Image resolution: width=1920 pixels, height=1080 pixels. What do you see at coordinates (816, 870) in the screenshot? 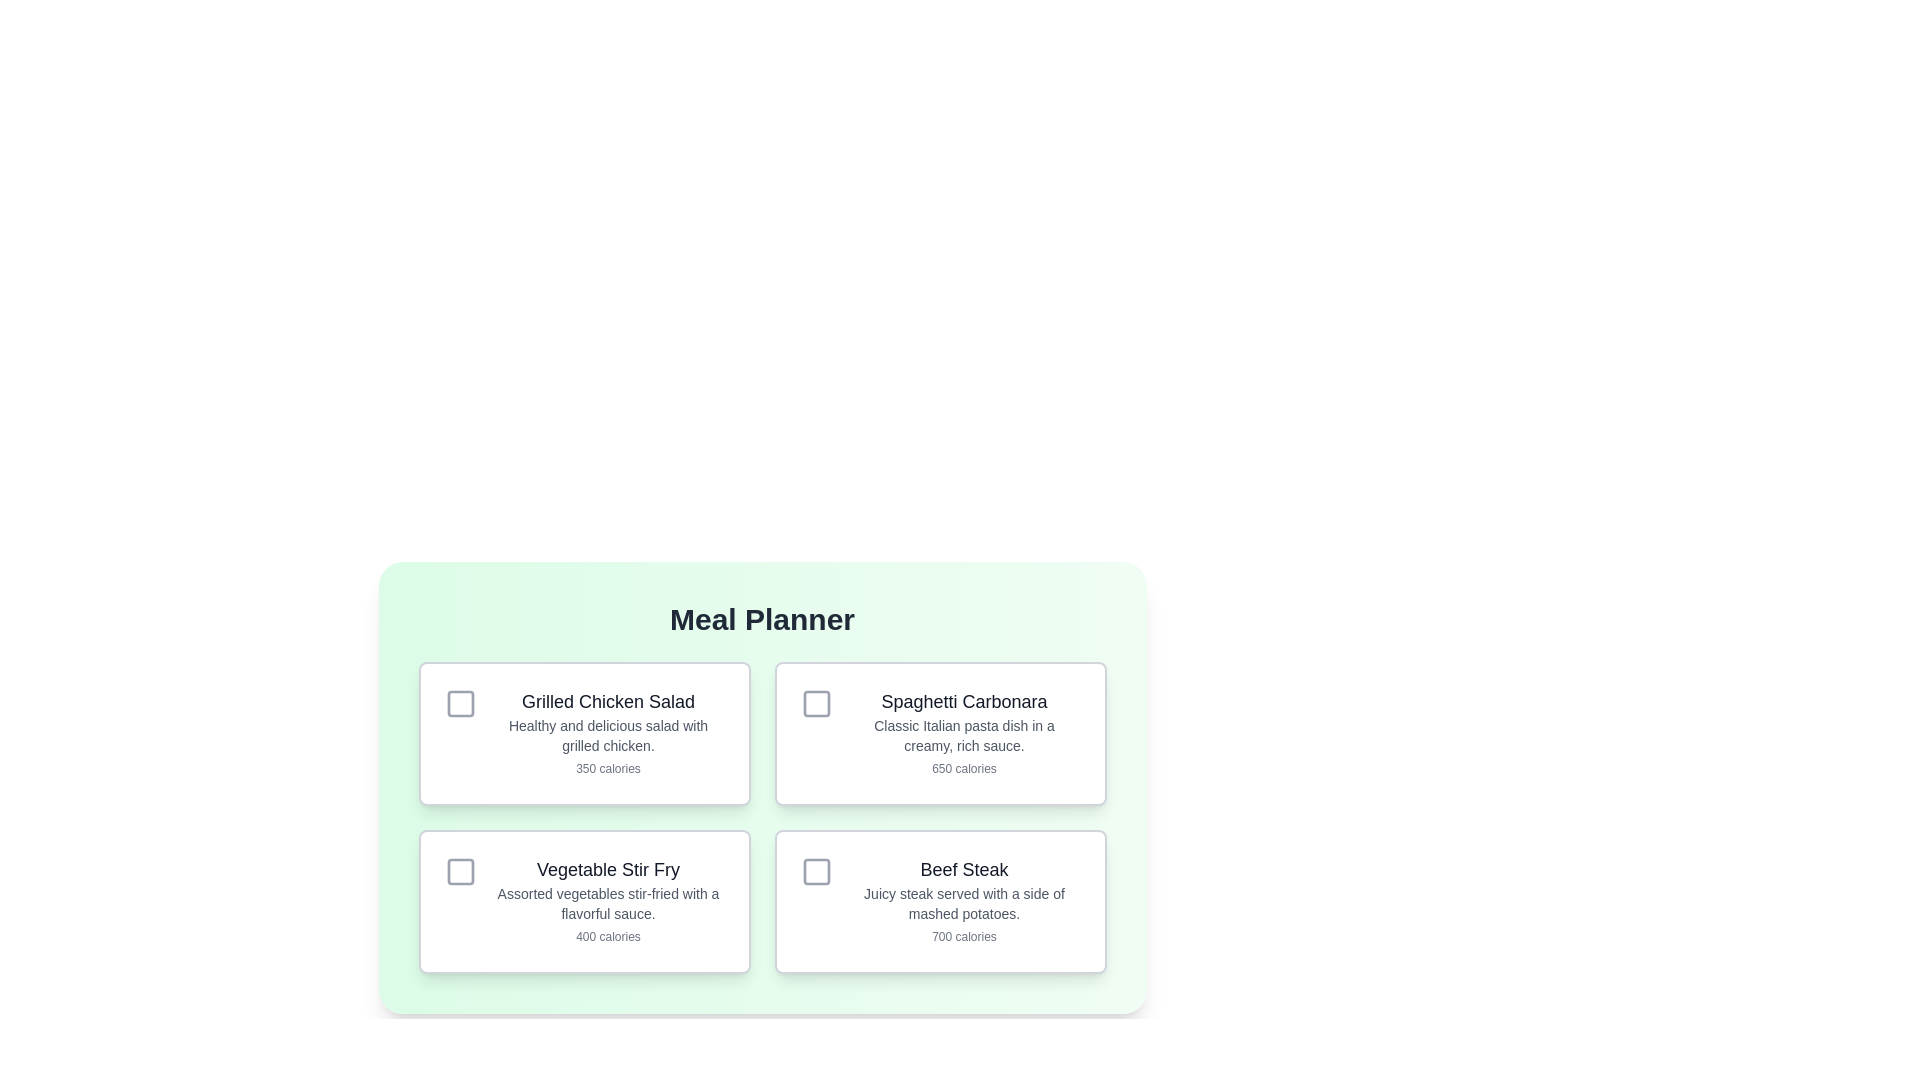
I see `the Checkbox state indicator for the 'Beef Steak' item in the meal planner` at bounding box center [816, 870].